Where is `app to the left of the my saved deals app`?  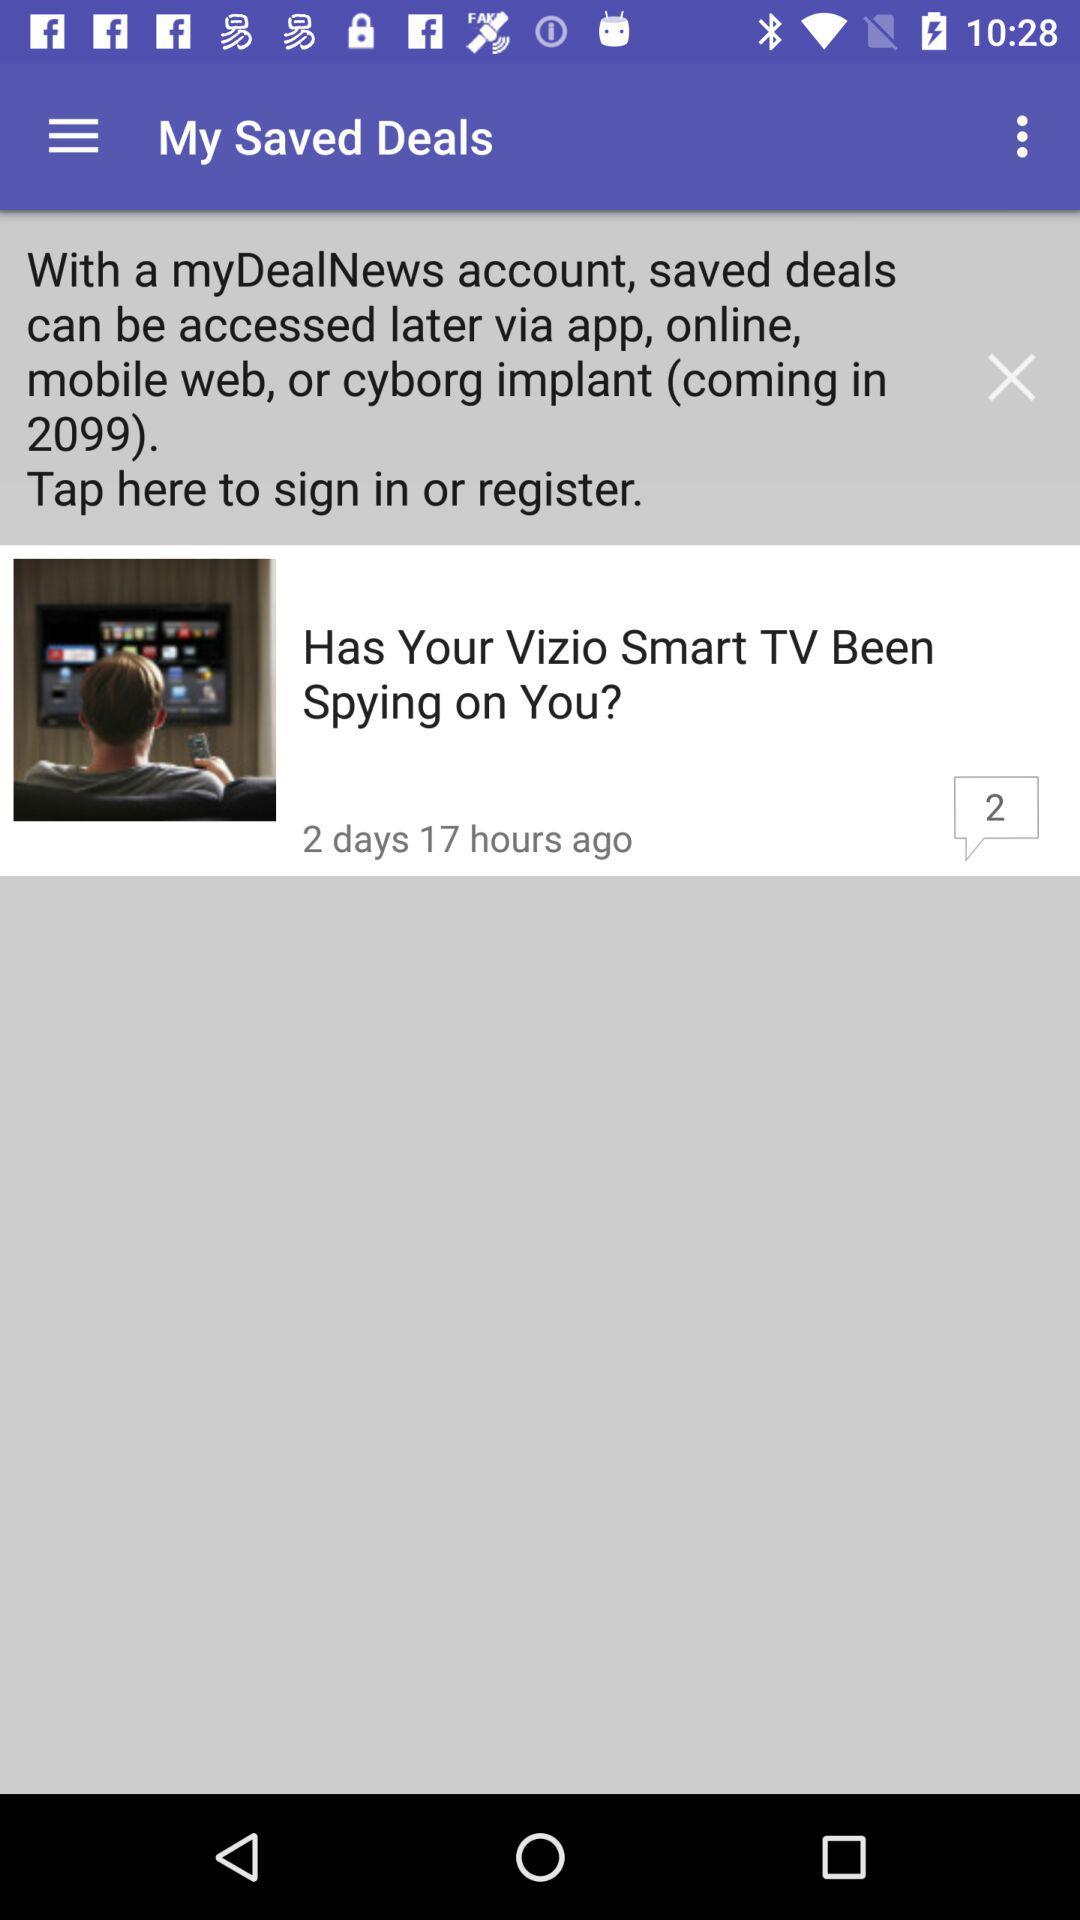 app to the left of the my saved deals app is located at coordinates (72, 135).